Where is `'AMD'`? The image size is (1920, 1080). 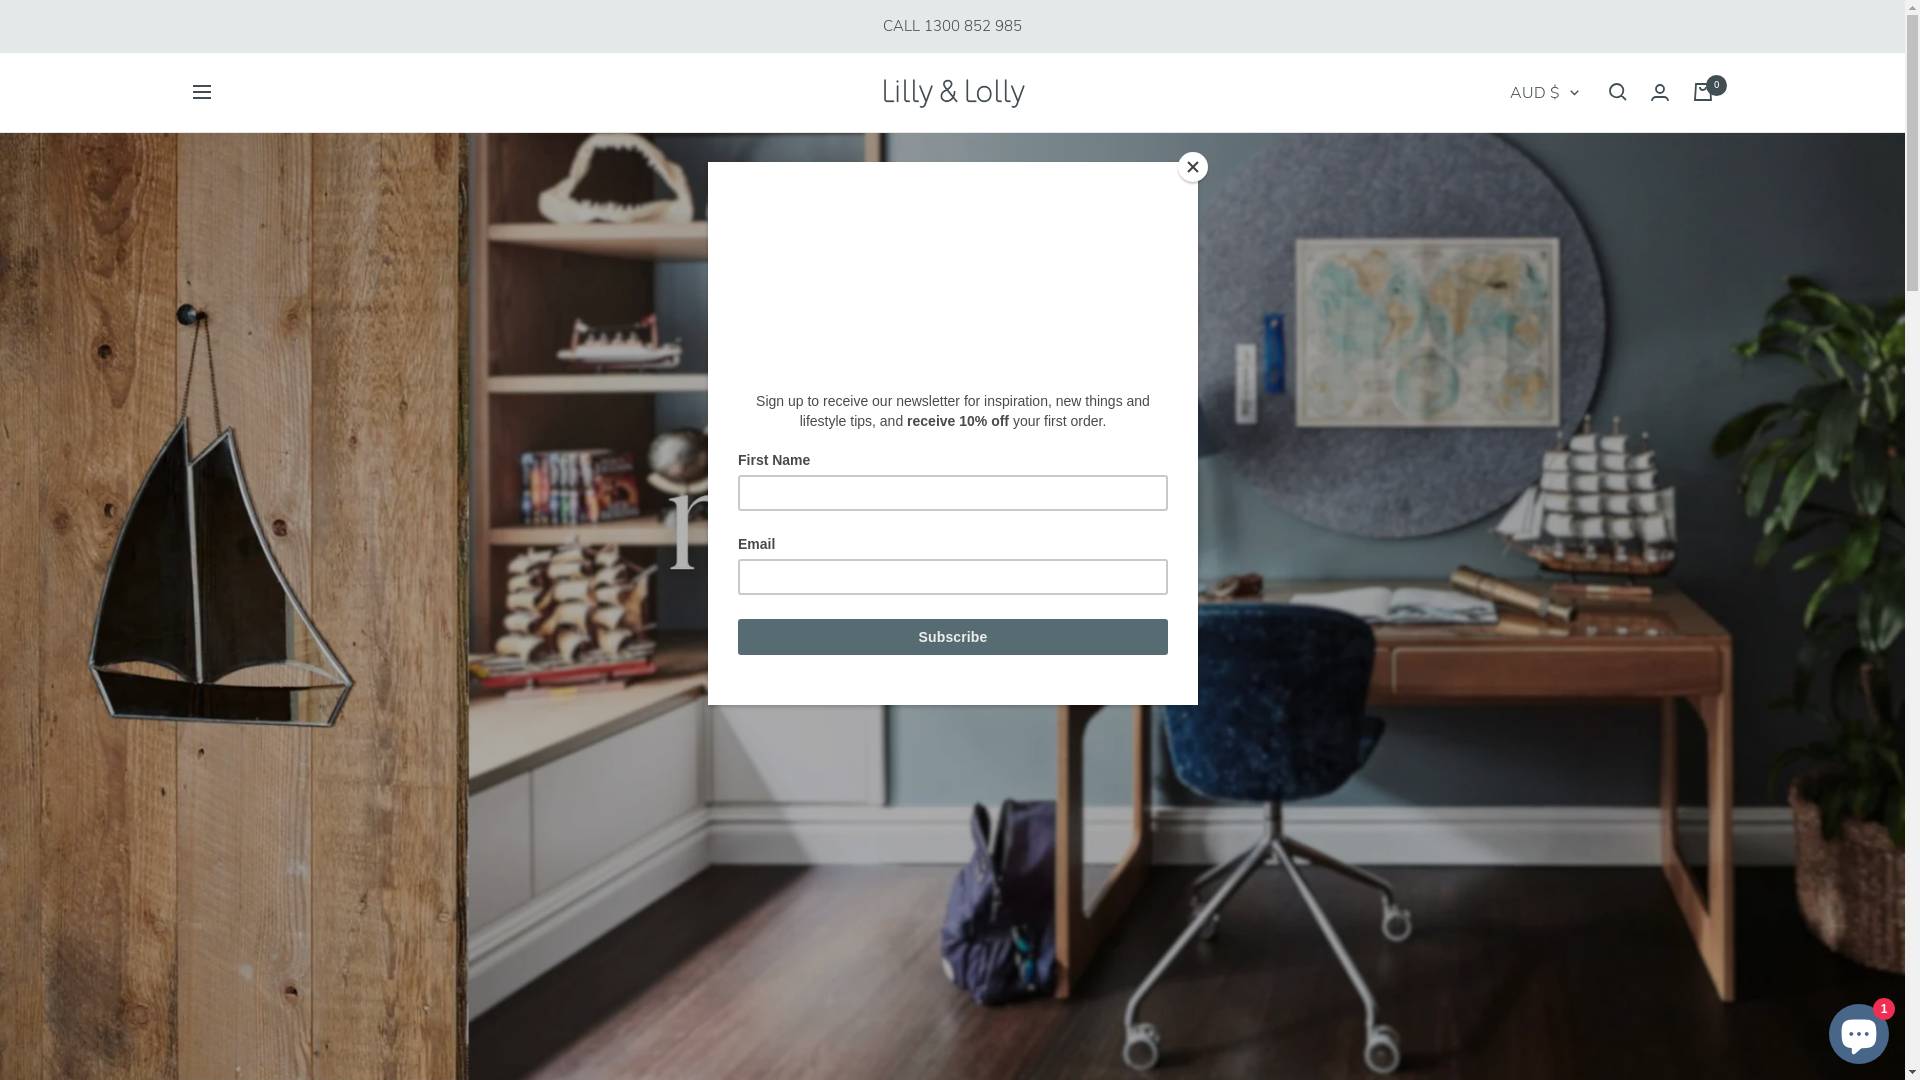 'AMD' is located at coordinates (1472, 273).